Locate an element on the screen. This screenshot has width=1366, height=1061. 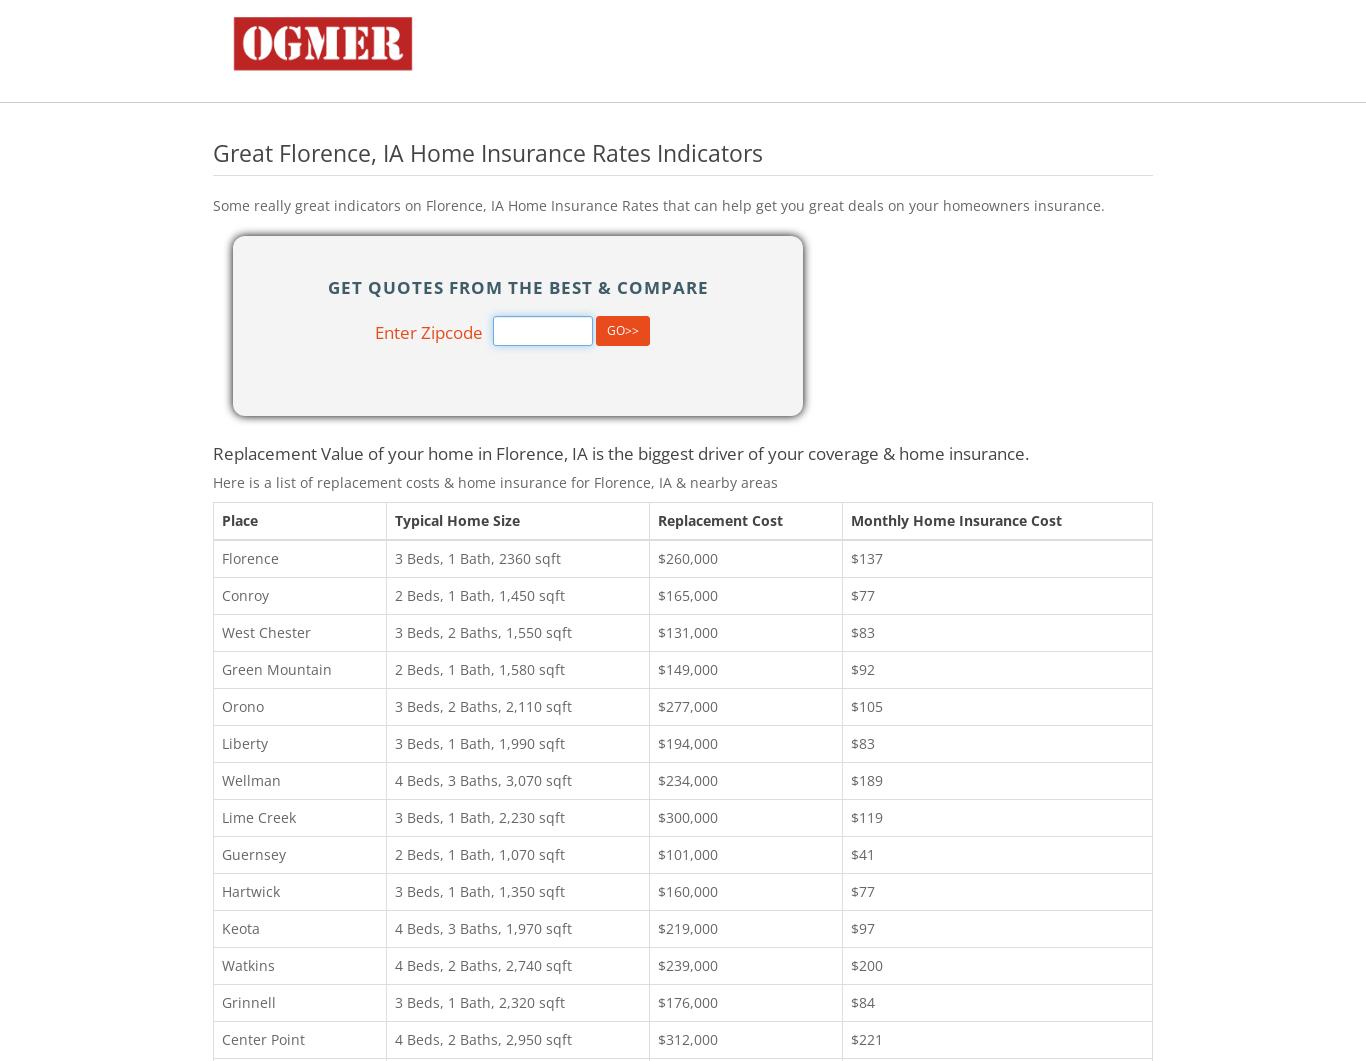
'Green Mountain' is located at coordinates (220, 667).